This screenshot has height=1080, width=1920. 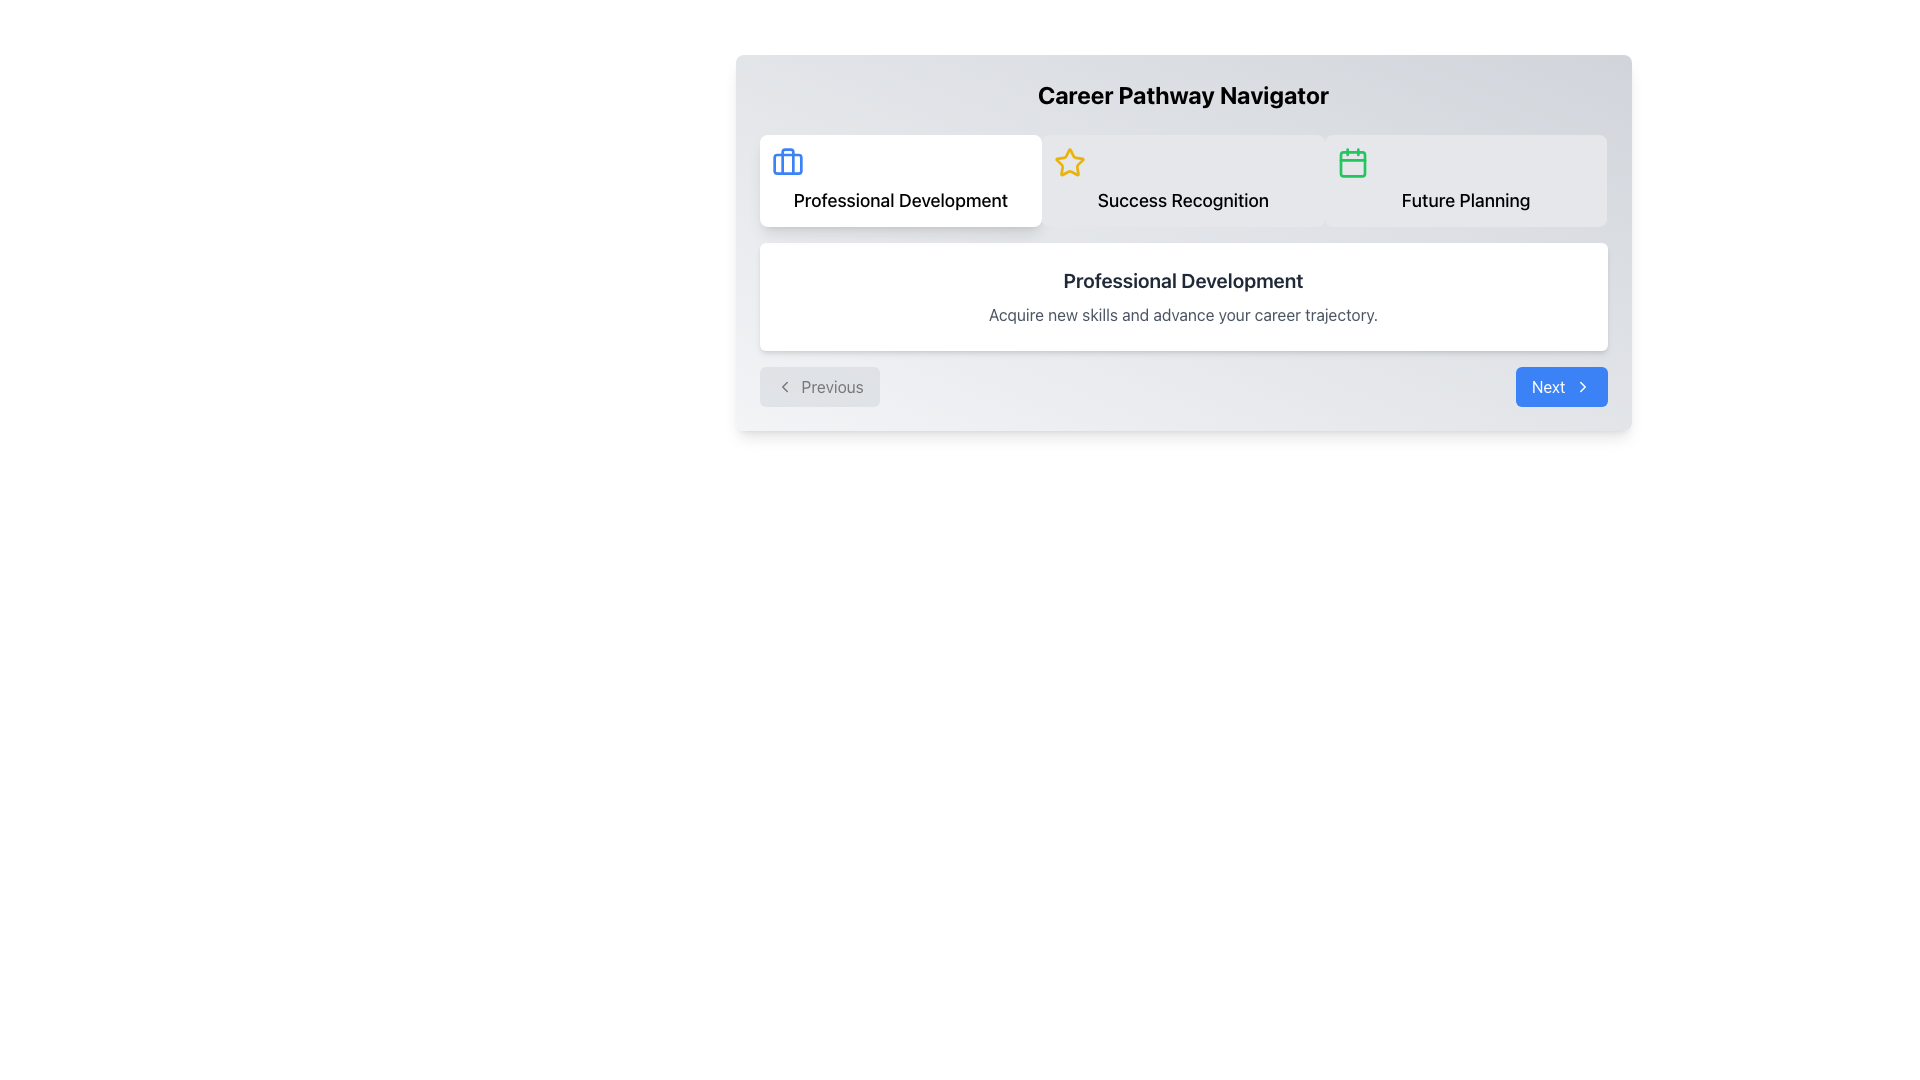 I want to click on the calendar icon located under the 'Career Pathway Navigator' heading, so click(x=1352, y=163).